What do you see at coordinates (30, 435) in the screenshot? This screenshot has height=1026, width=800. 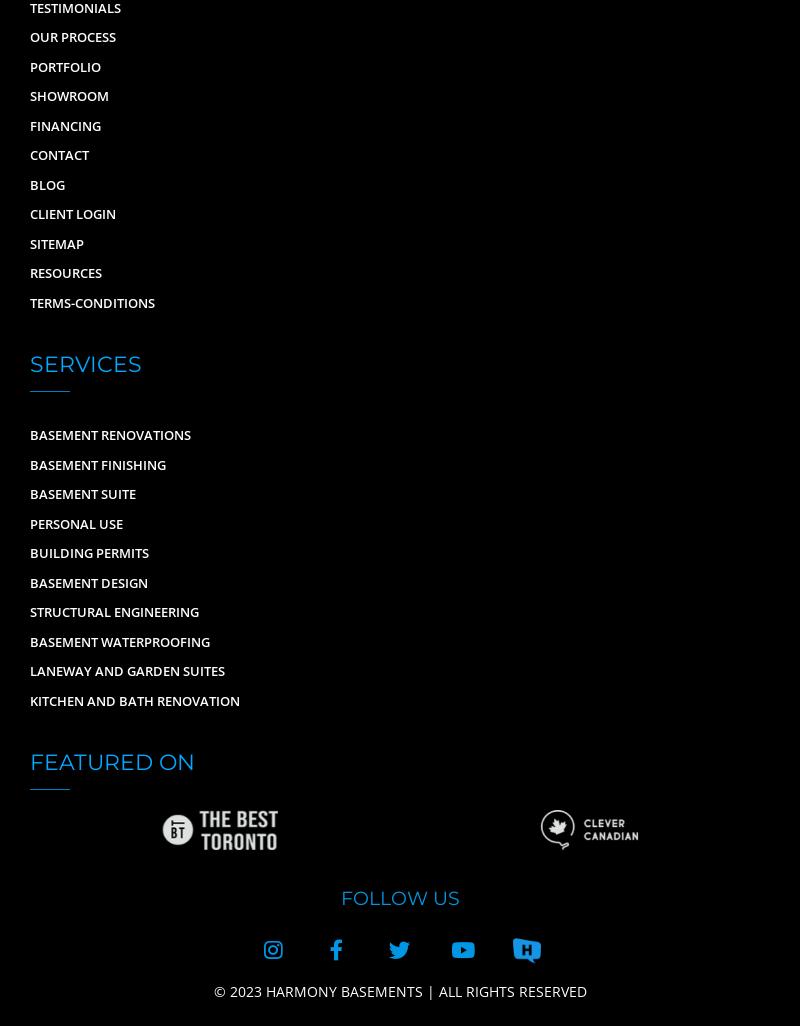 I see `'Basement Renovations'` at bounding box center [30, 435].